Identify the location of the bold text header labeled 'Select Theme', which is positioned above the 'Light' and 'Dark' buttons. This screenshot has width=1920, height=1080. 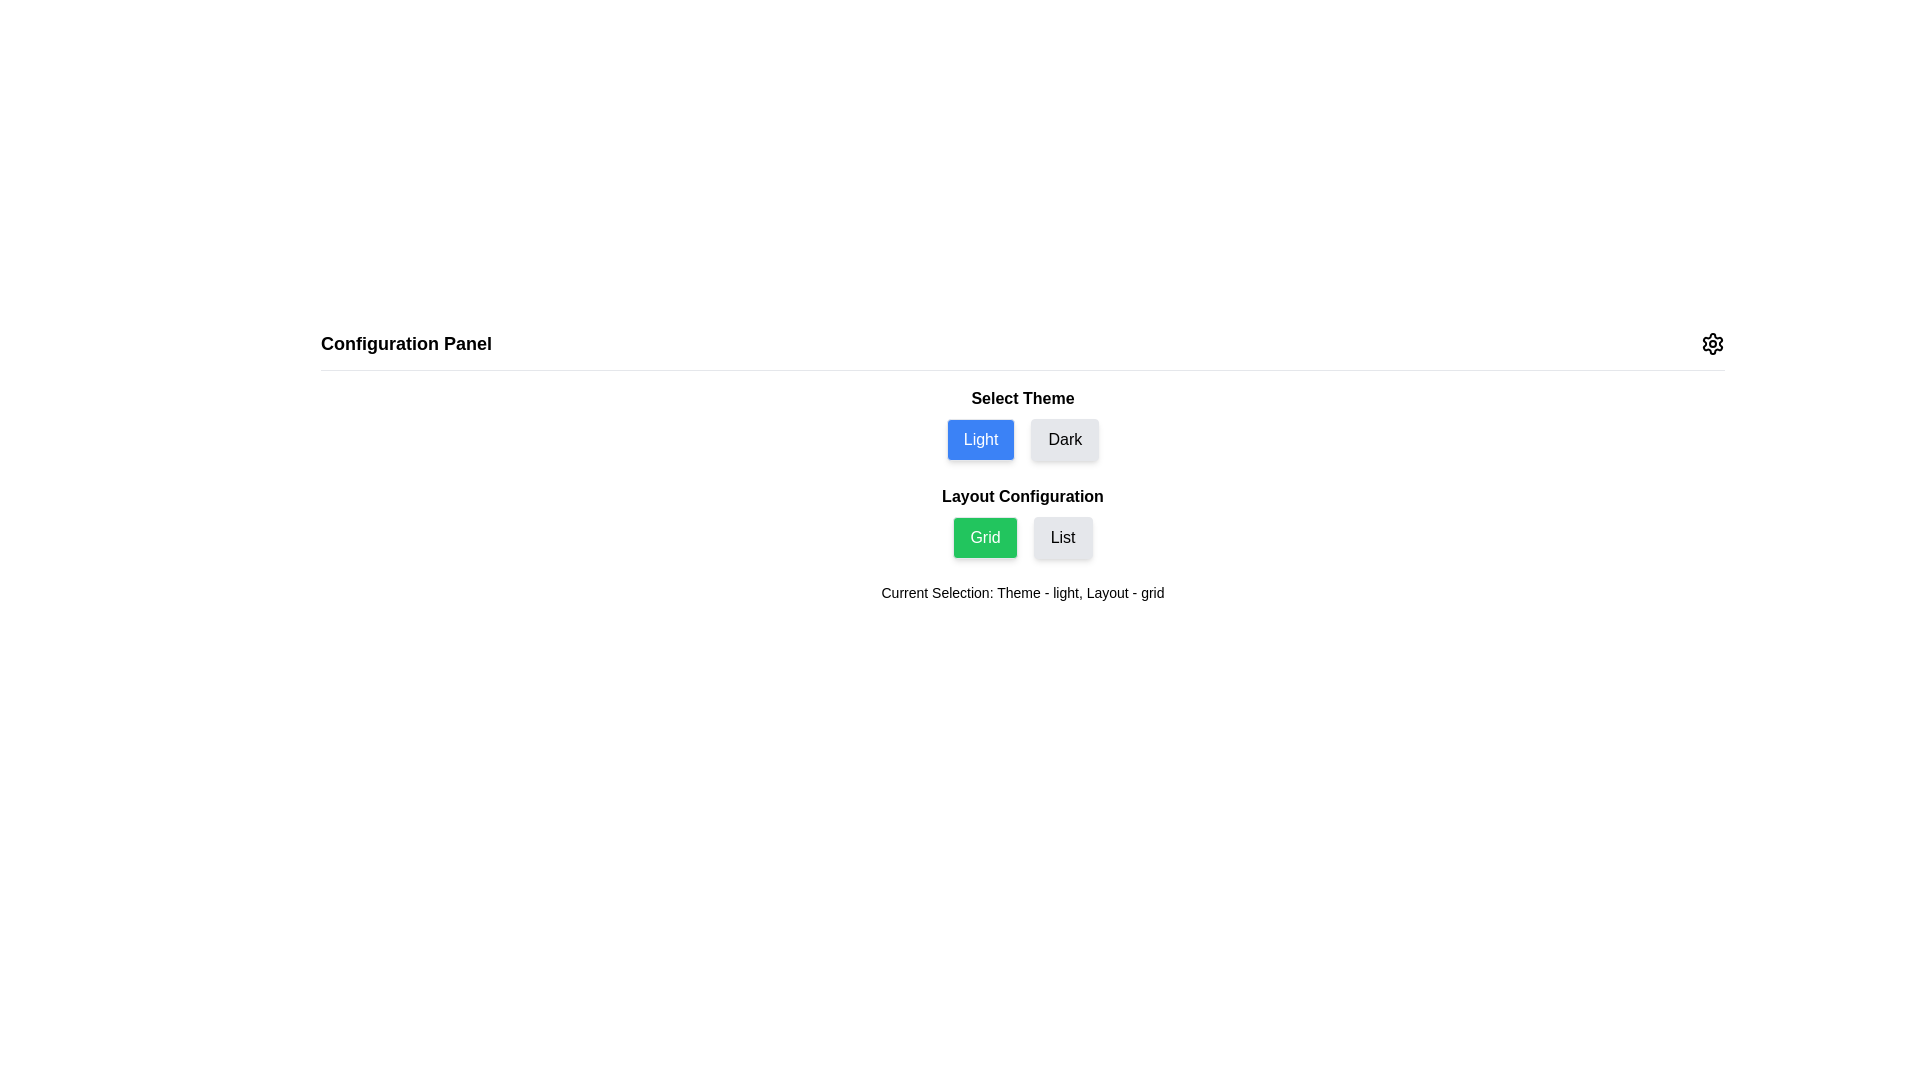
(1022, 398).